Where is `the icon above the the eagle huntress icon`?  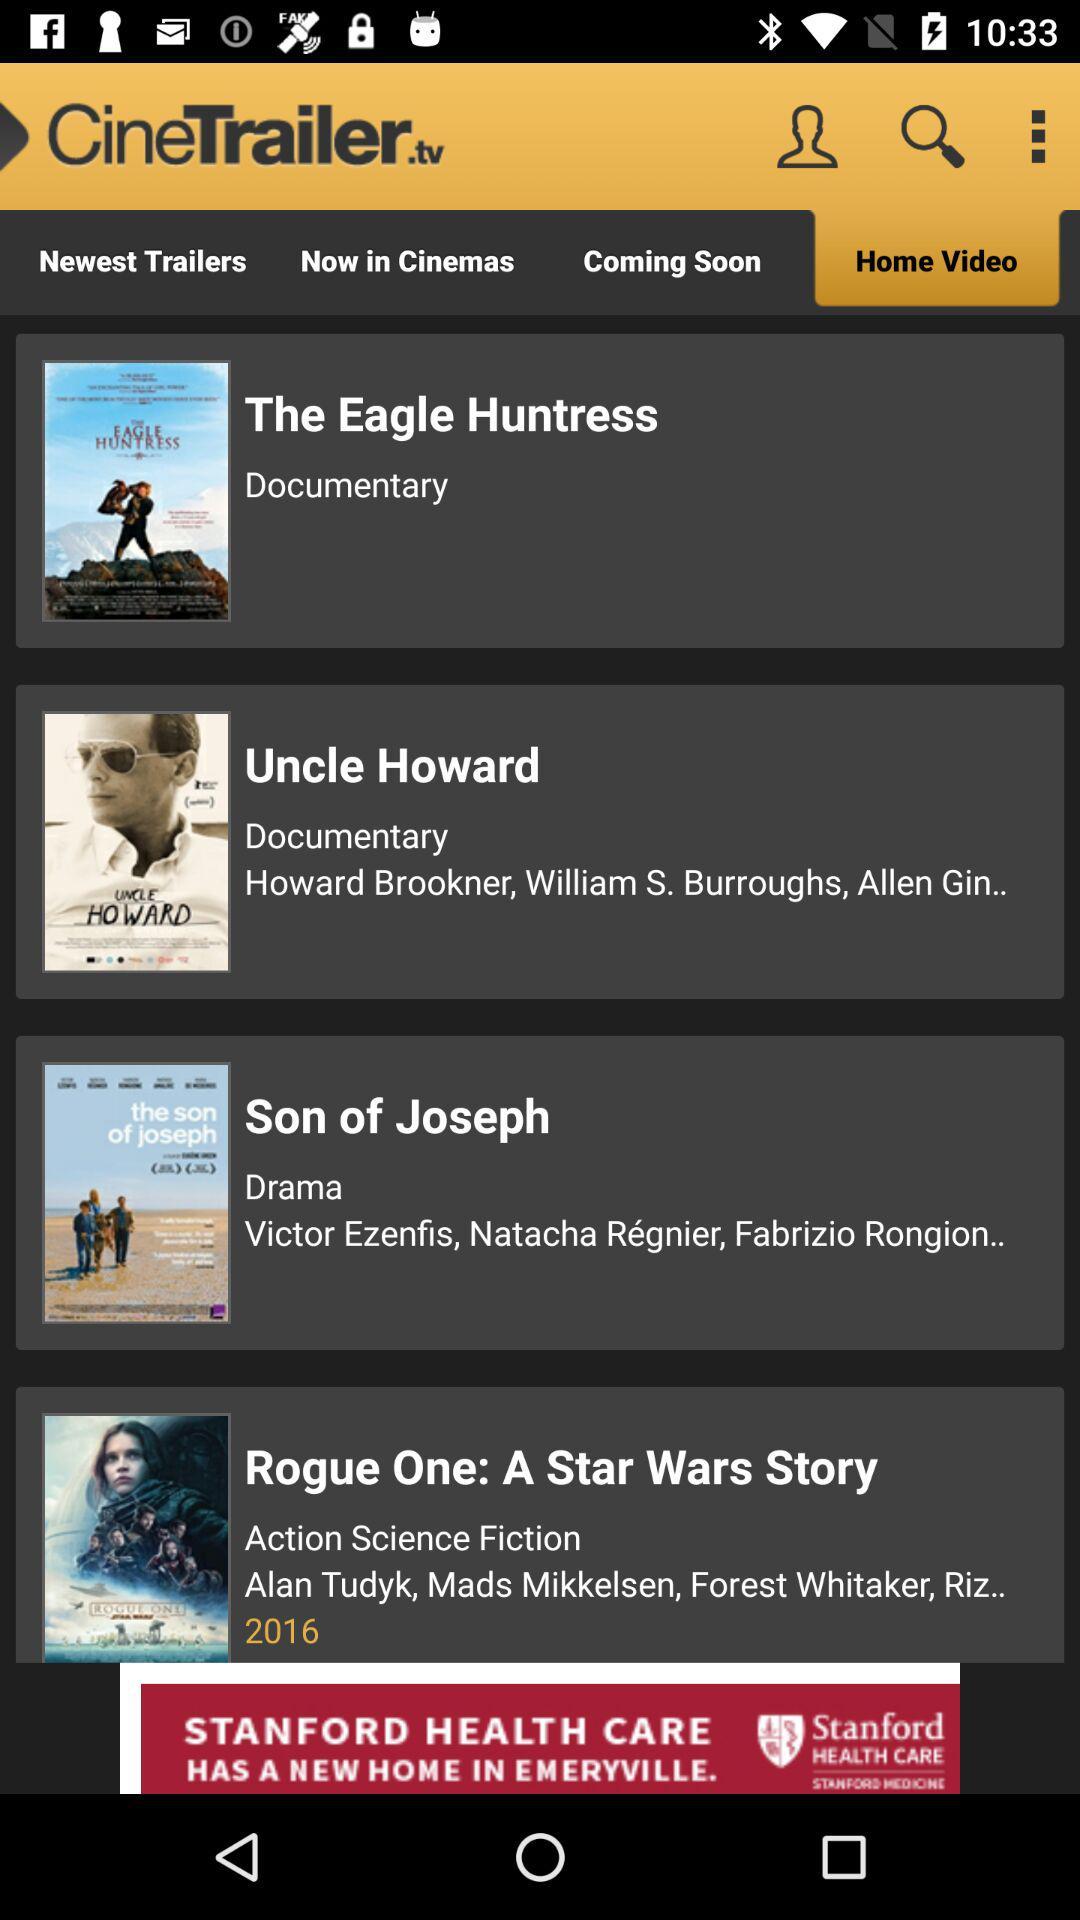 the icon above the the eagle huntress icon is located at coordinates (937, 261).